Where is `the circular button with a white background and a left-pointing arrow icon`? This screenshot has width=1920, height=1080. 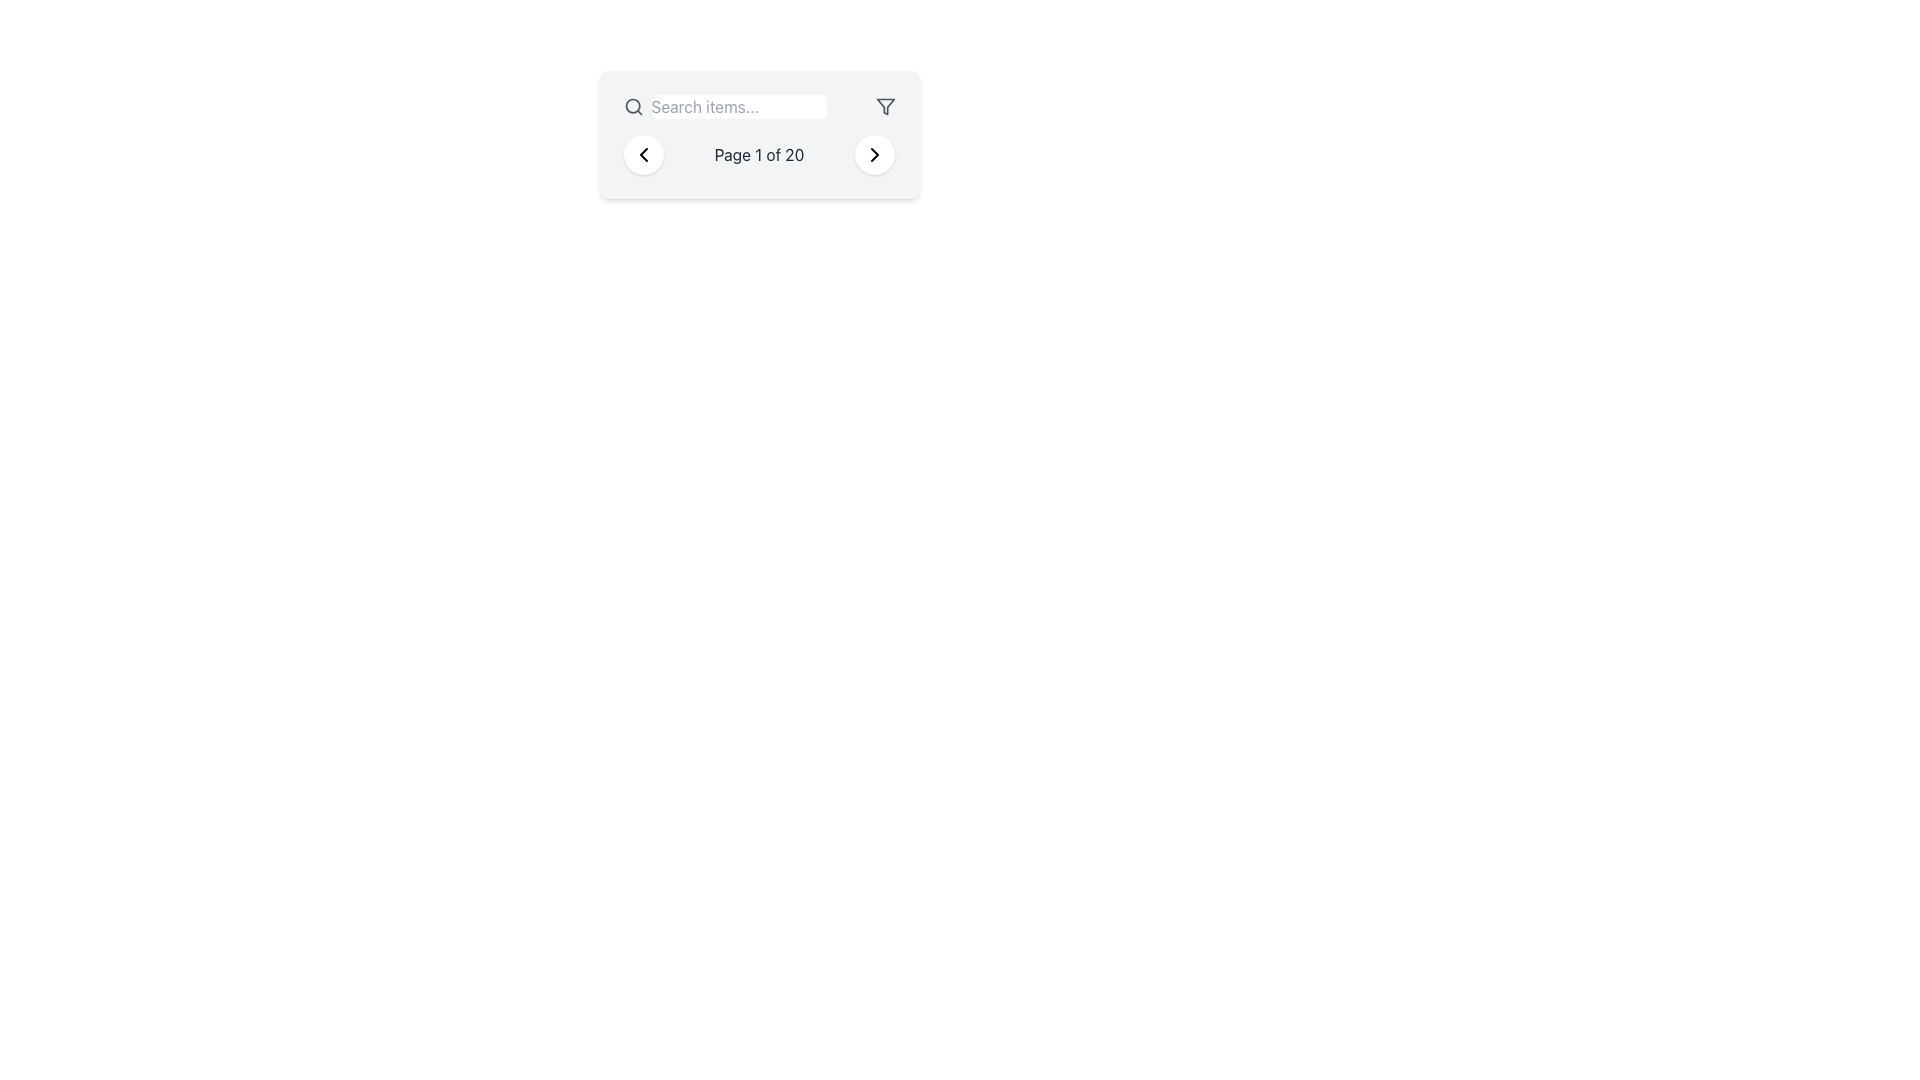 the circular button with a white background and a left-pointing arrow icon is located at coordinates (643, 153).